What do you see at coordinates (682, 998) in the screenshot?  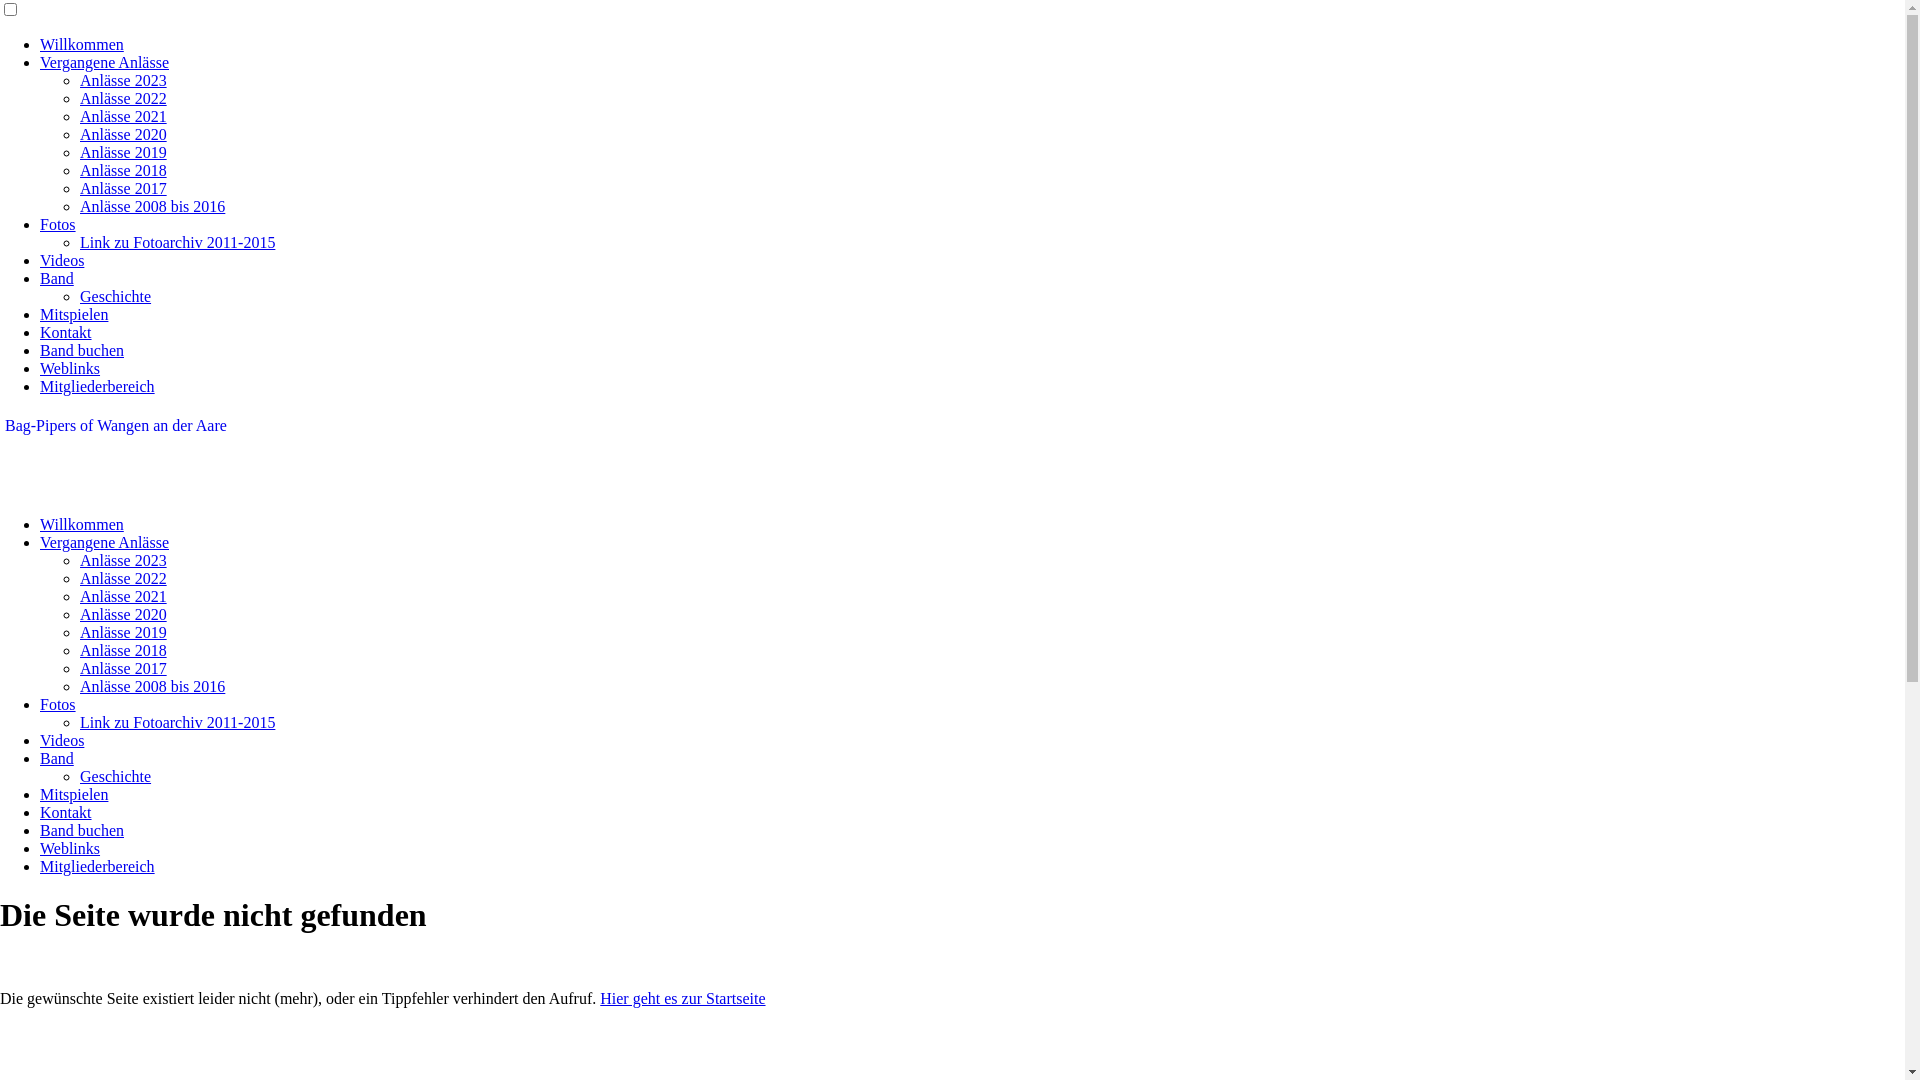 I see `'Hier geht es zur Startseite'` at bounding box center [682, 998].